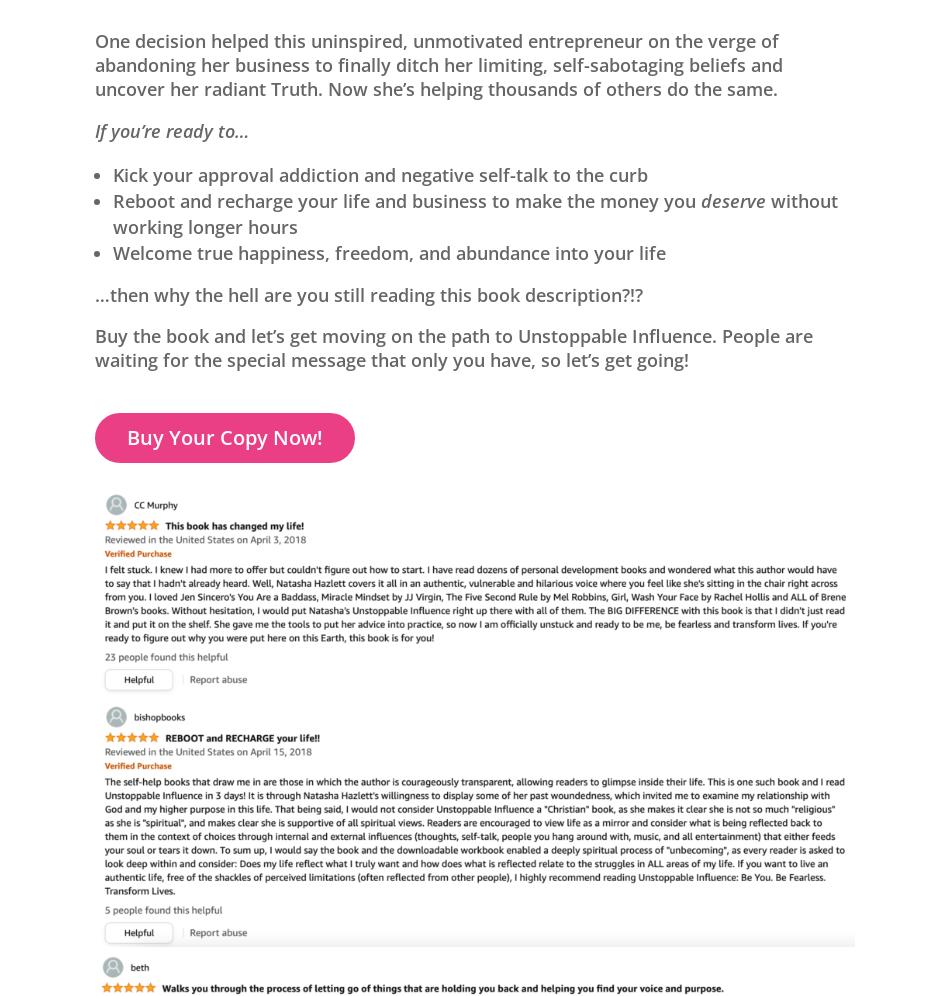 The width and height of the screenshot is (950, 996). What do you see at coordinates (475, 212) in the screenshot?
I see `'without working longer hours'` at bounding box center [475, 212].